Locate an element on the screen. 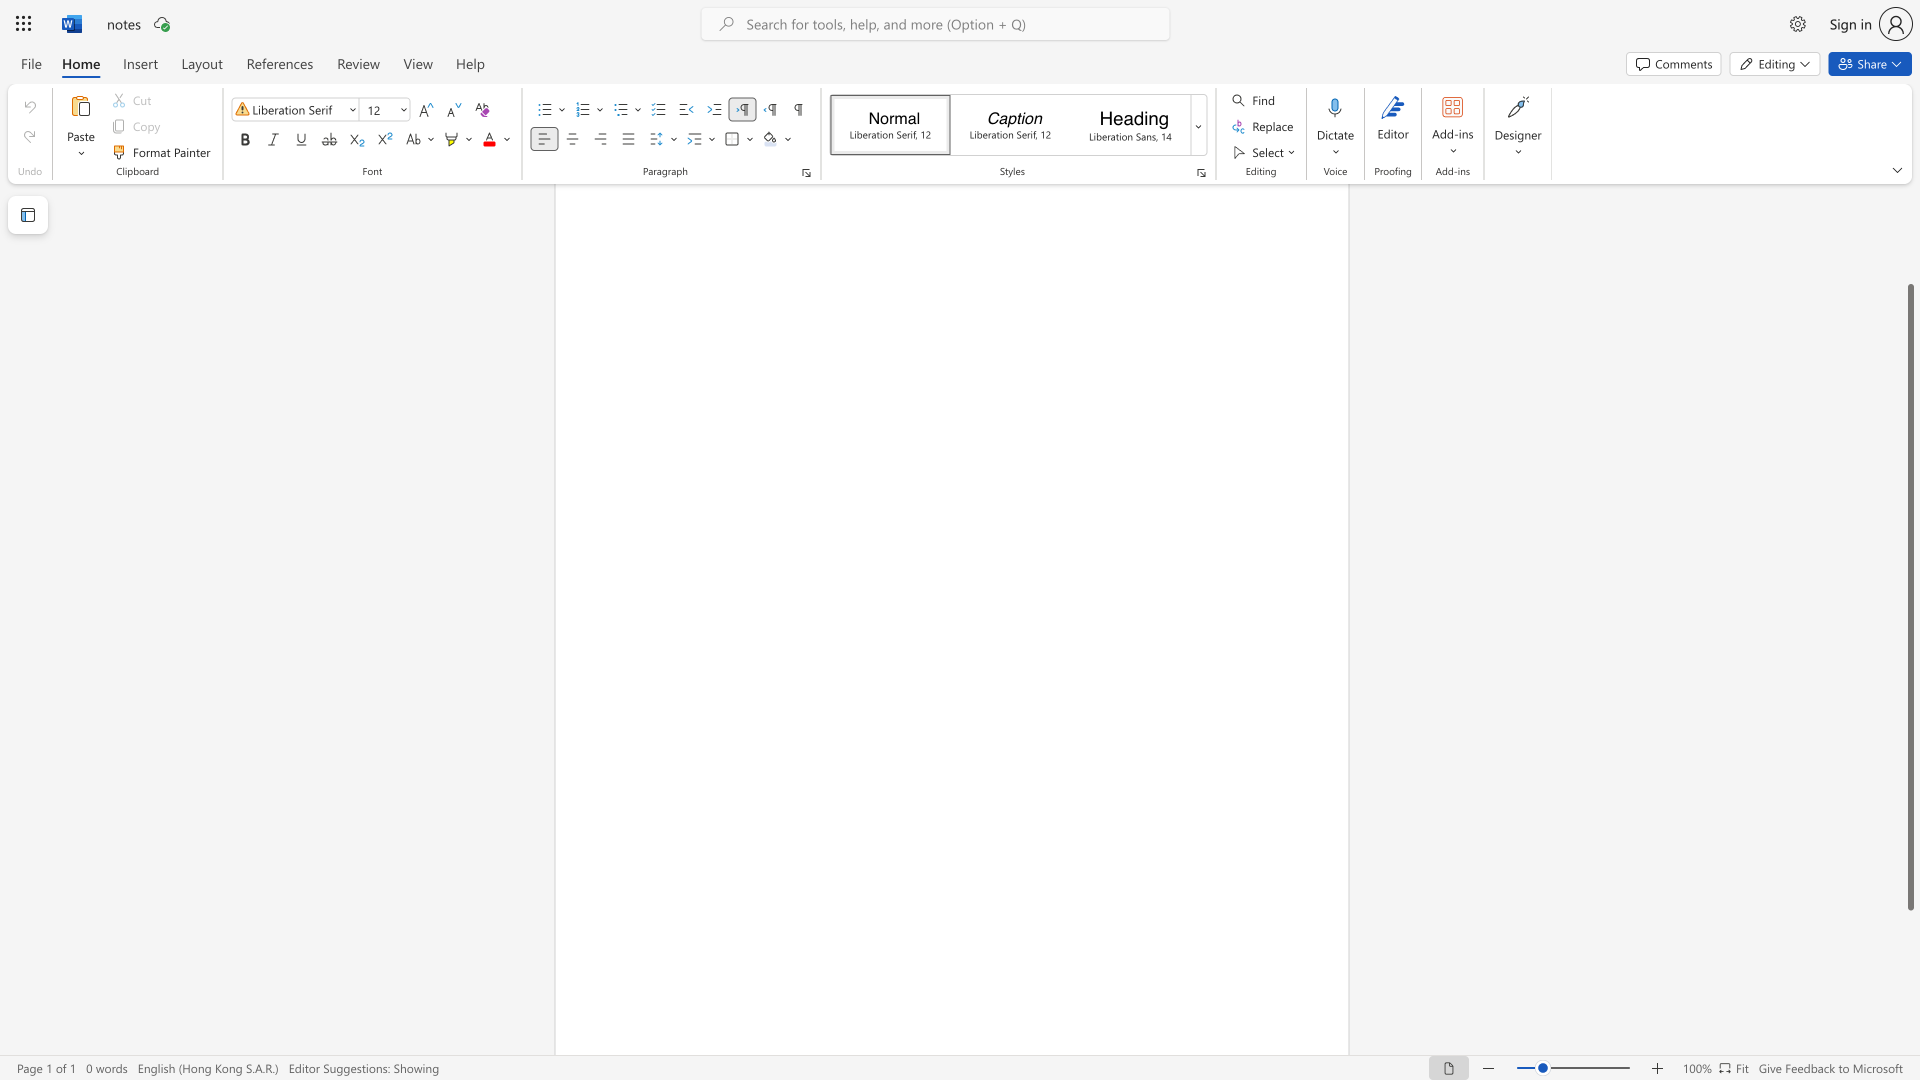 Image resolution: width=1920 pixels, height=1080 pixels. the right-hand scrollbar to ascend the page is located at coordinates (1909, 238).